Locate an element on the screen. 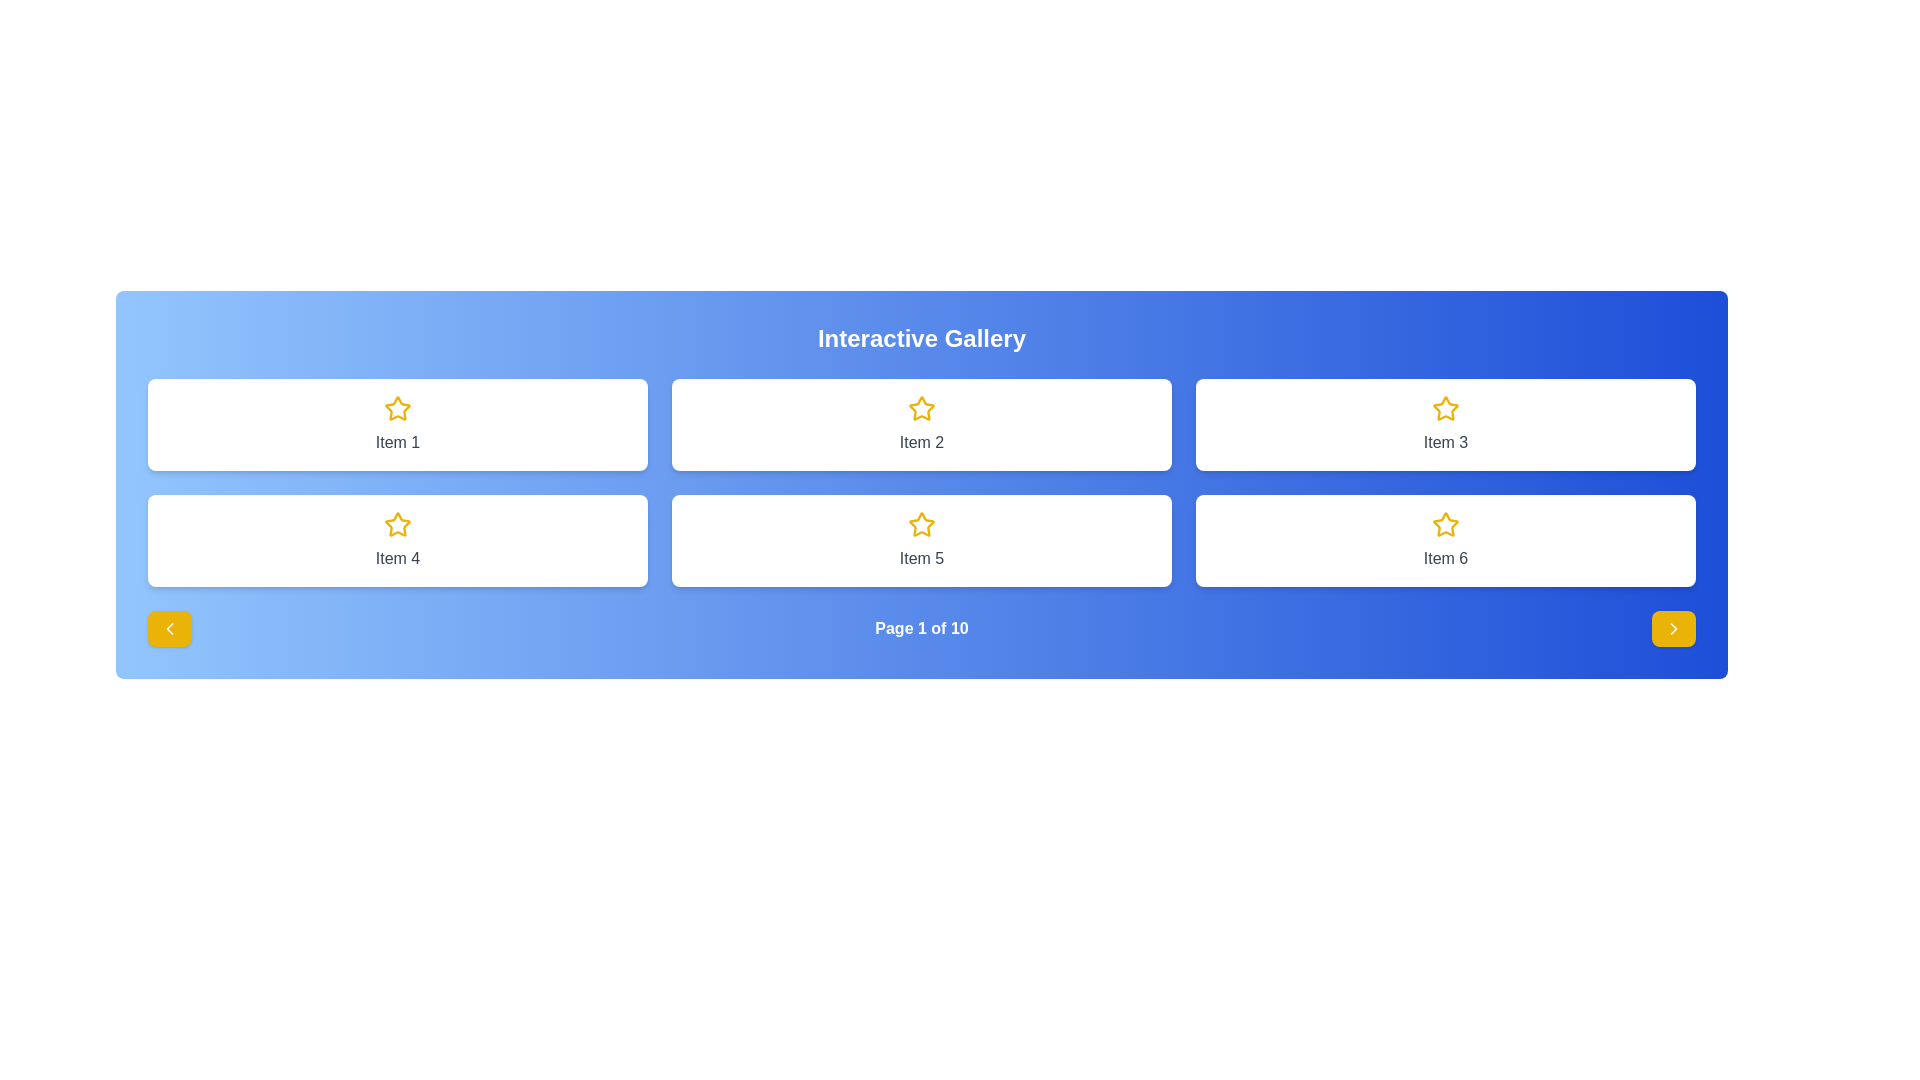  details of the Interactive Card labeled 'Item 5', which has a white background, a yellow star icon above the text, and is located in the second row and second column of the grid layout is located at coordinates (920, 540).